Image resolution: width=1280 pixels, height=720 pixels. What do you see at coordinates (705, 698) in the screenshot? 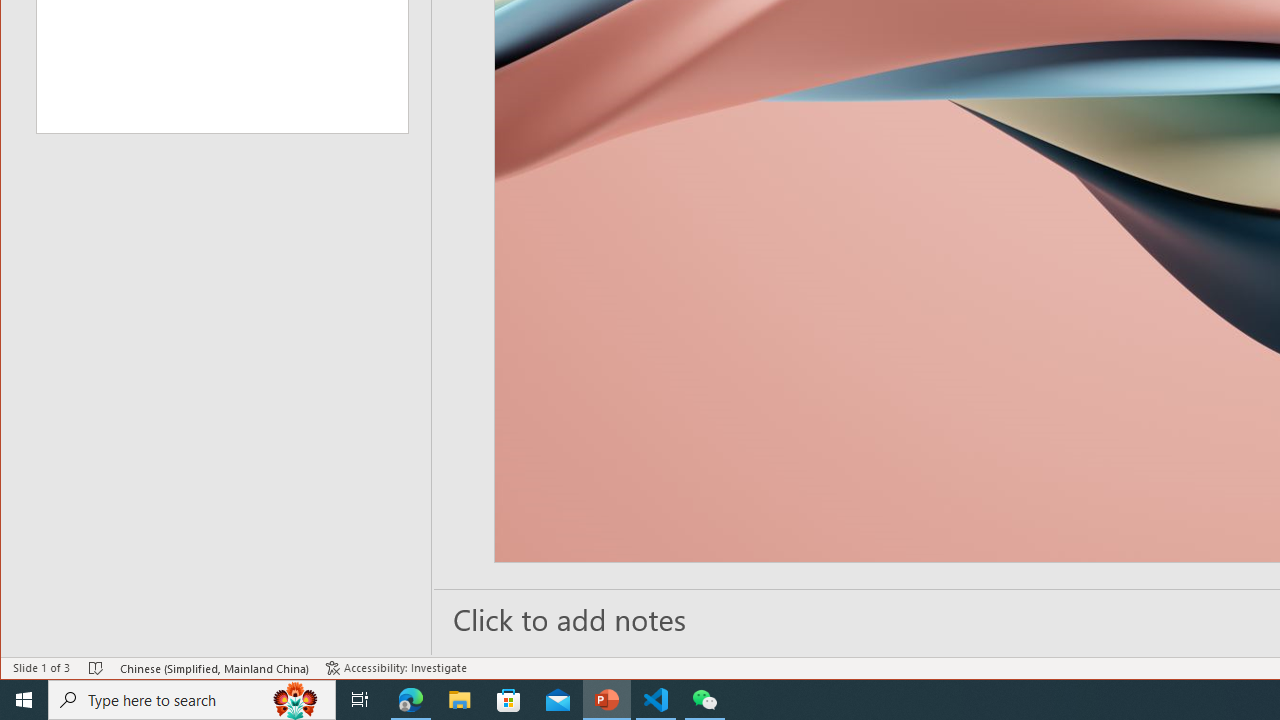
I see `'WeChat - 1 running window'` at bounding box center [705, 698].